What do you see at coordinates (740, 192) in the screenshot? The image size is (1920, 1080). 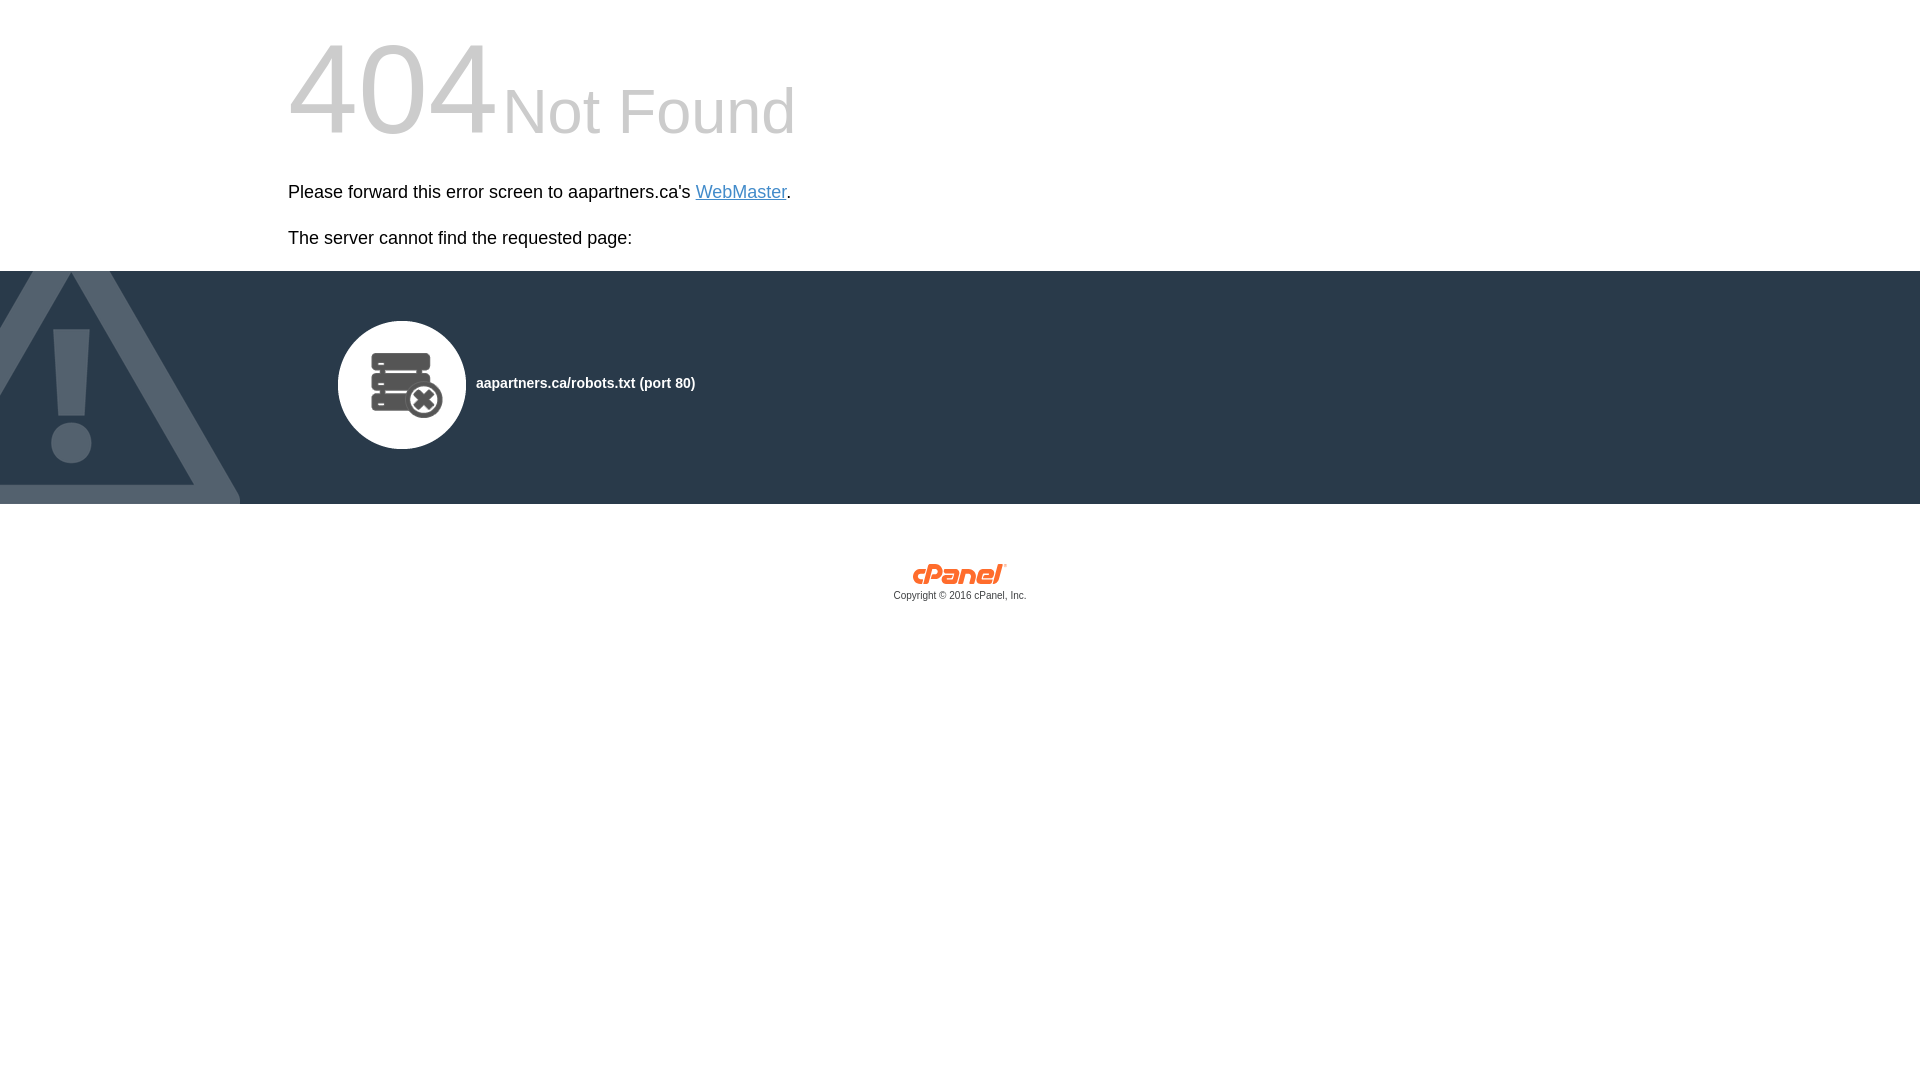 I see `'WebMaster'` at bounding box center [740, 192].